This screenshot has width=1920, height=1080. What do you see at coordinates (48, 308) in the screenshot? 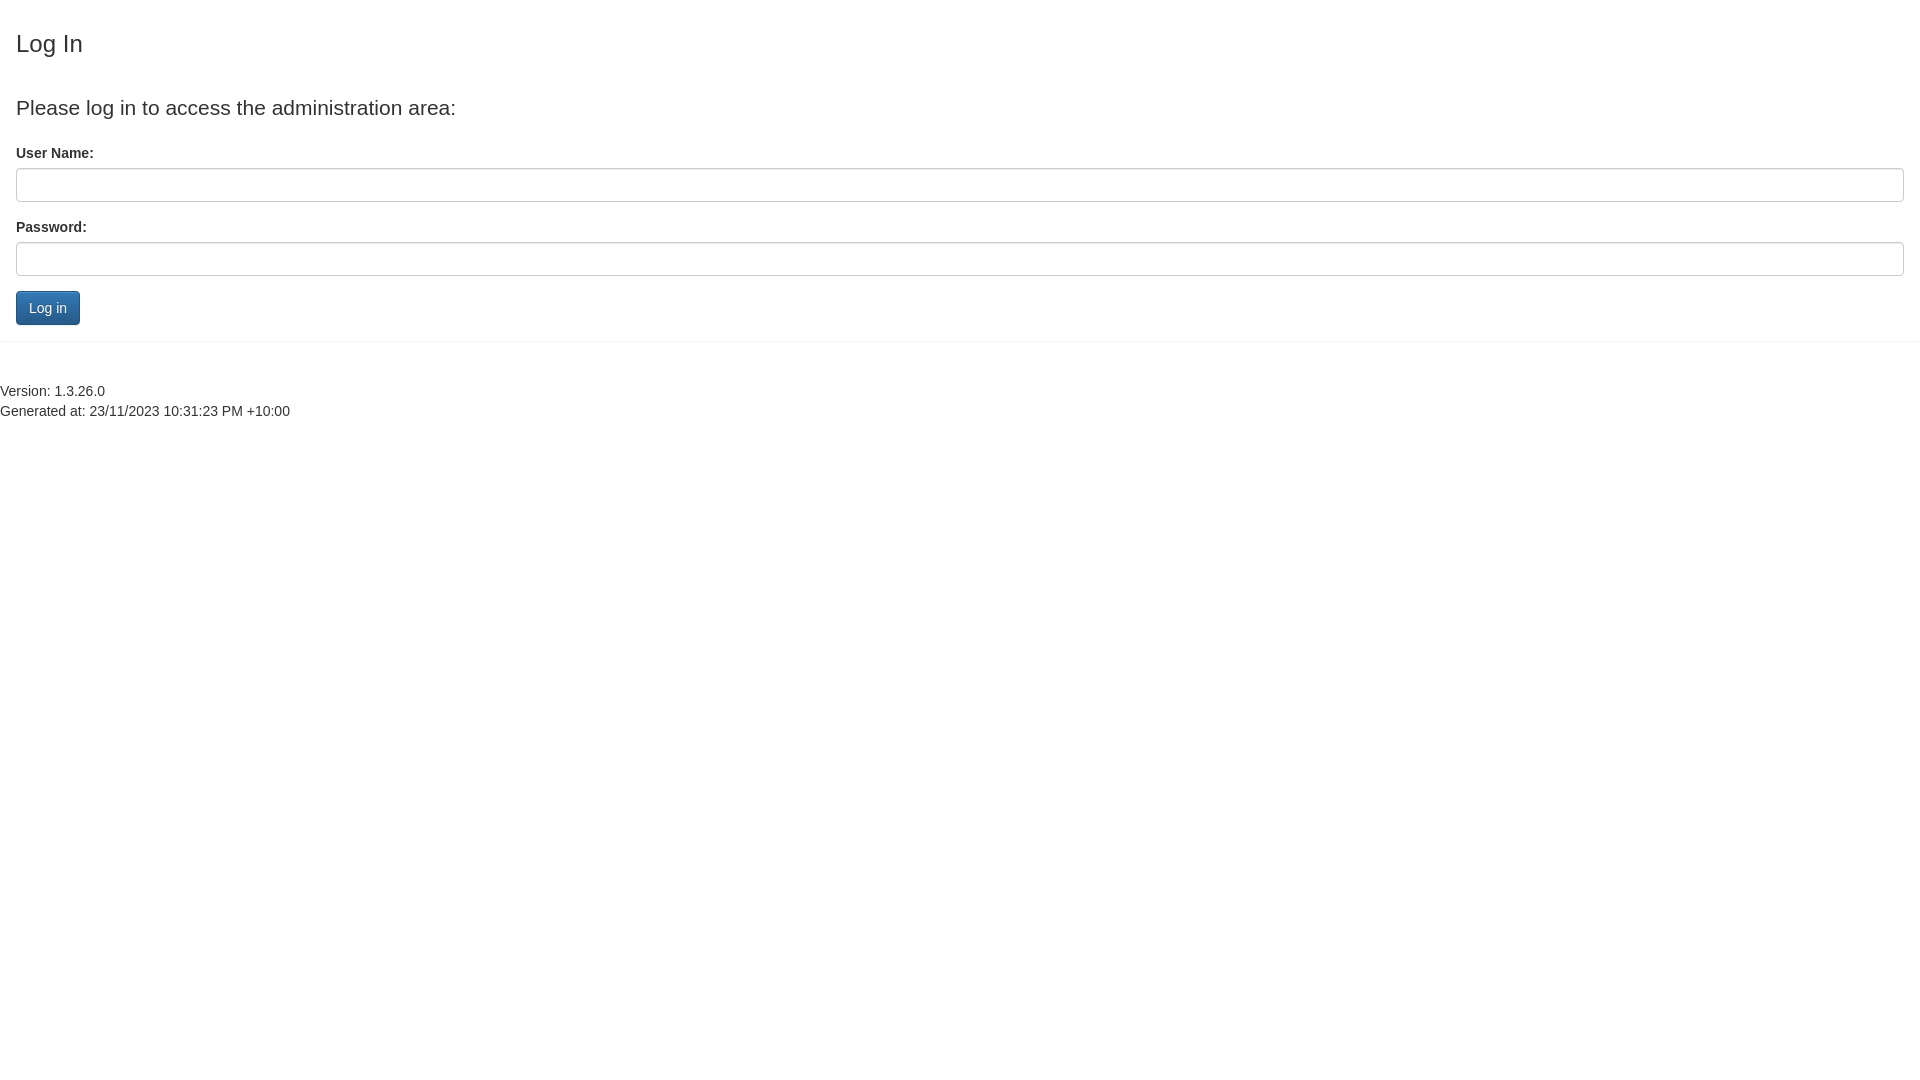
I see `'Log in'` at bounding box center [48, 308].